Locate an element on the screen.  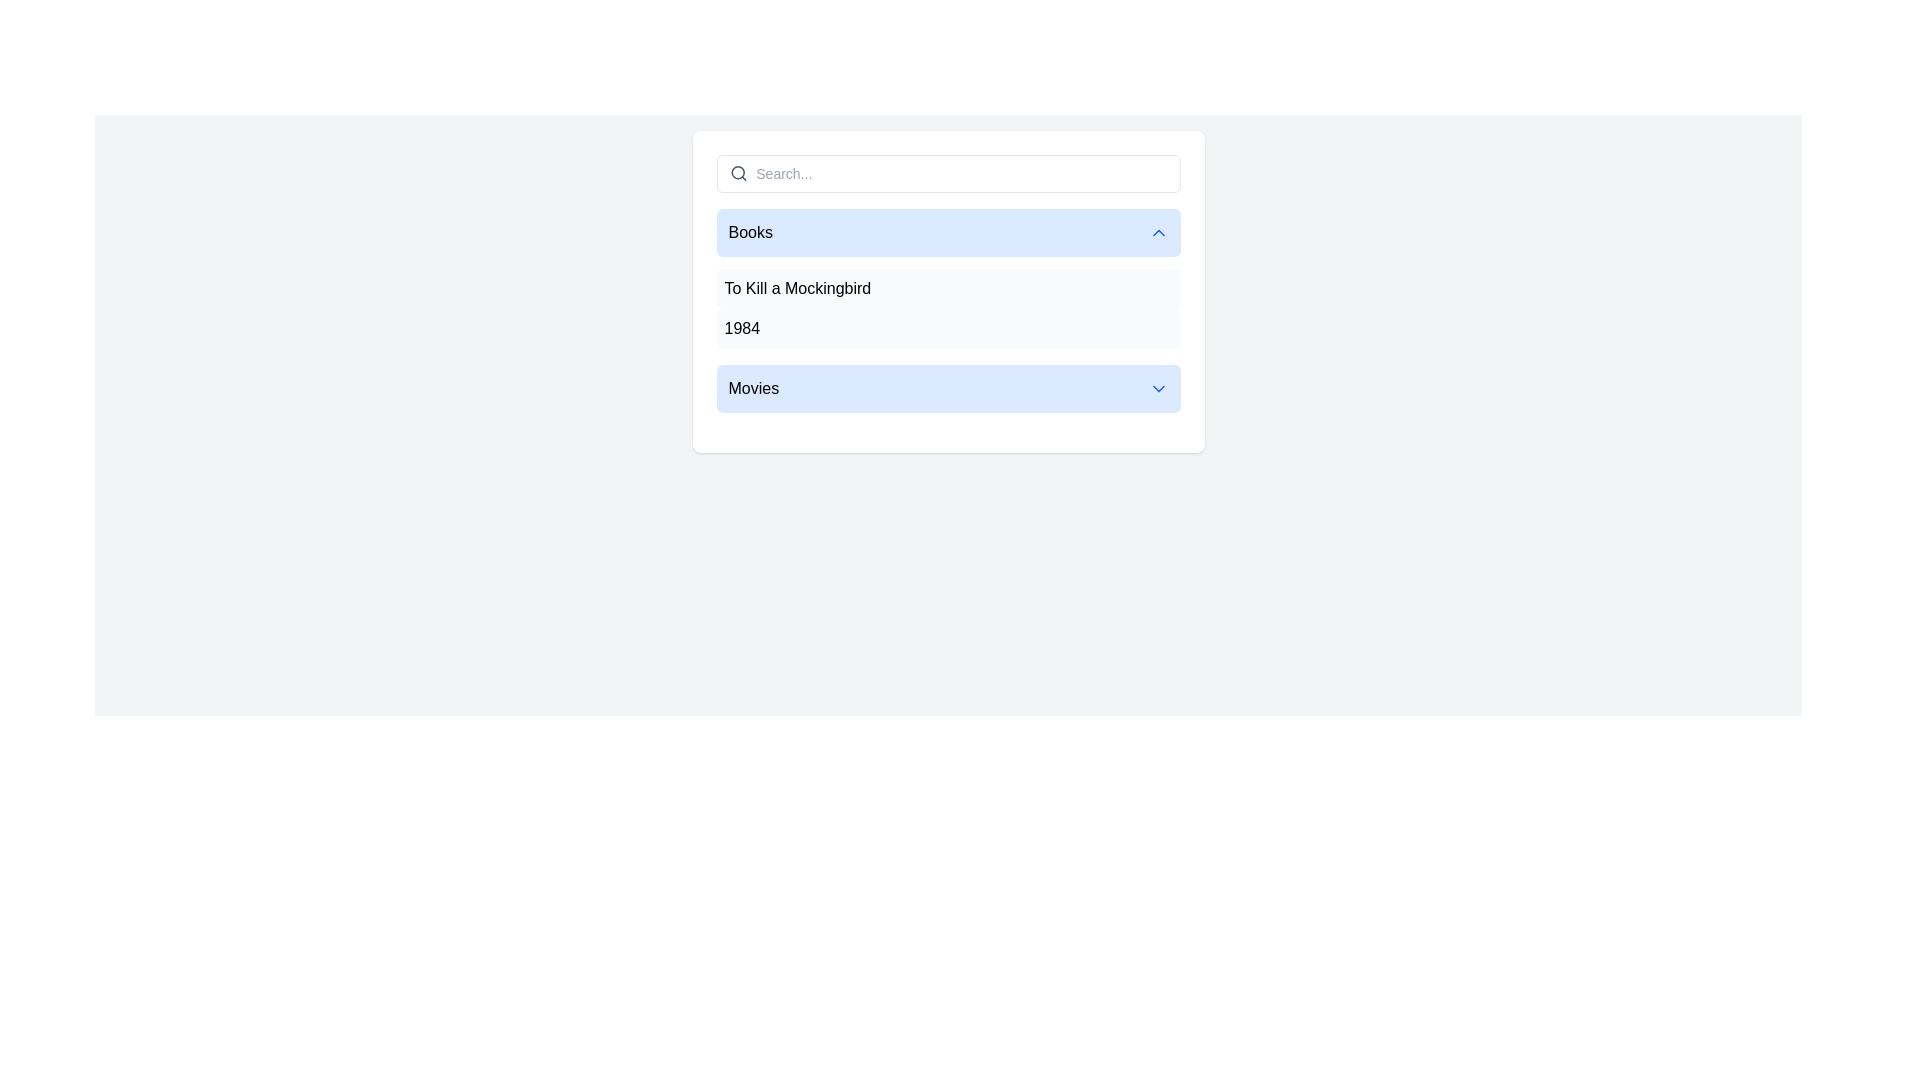
the search icon located at the top left corner of the search bar, which indicates the input for search queries is located at coordinates (737, 172).